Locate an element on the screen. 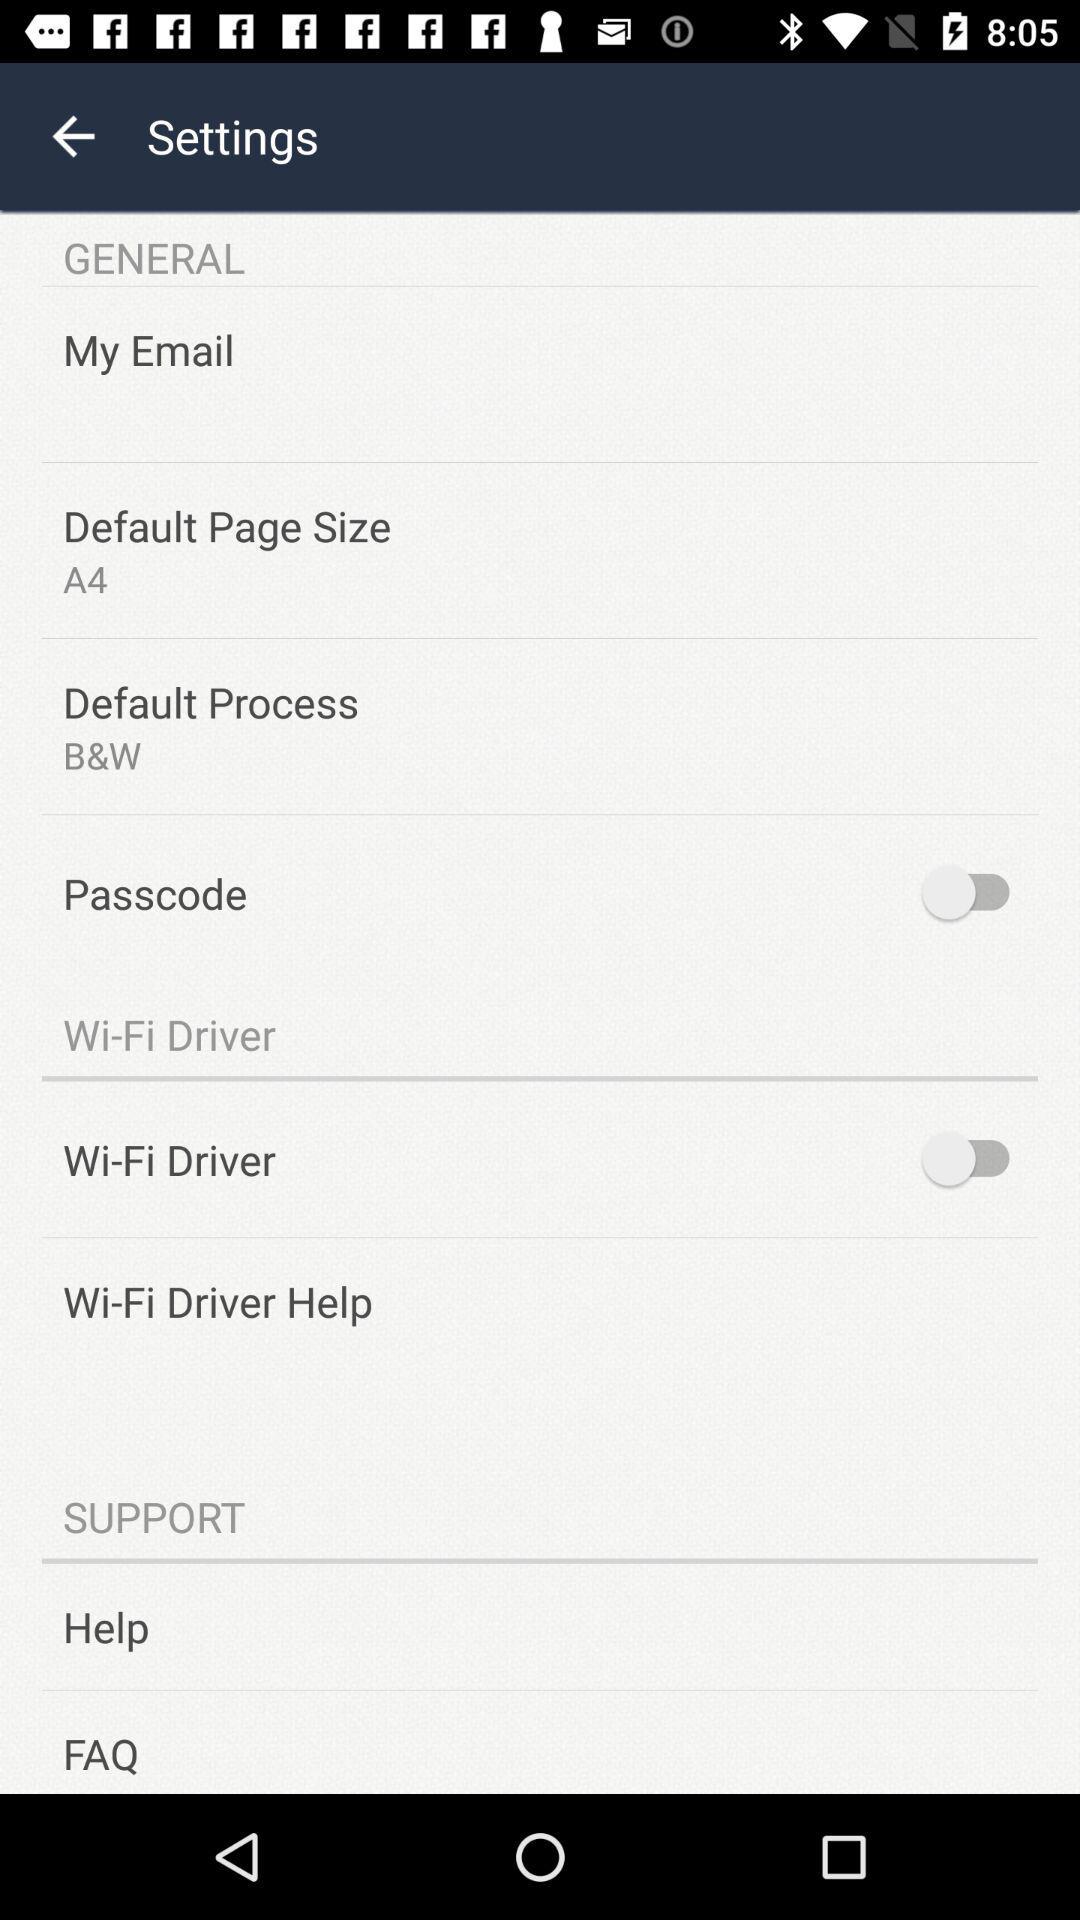 Image resolution: width=1080 pixels, height=1920 pixels. the arrow_backward icon is located at coordinates (72, 135).